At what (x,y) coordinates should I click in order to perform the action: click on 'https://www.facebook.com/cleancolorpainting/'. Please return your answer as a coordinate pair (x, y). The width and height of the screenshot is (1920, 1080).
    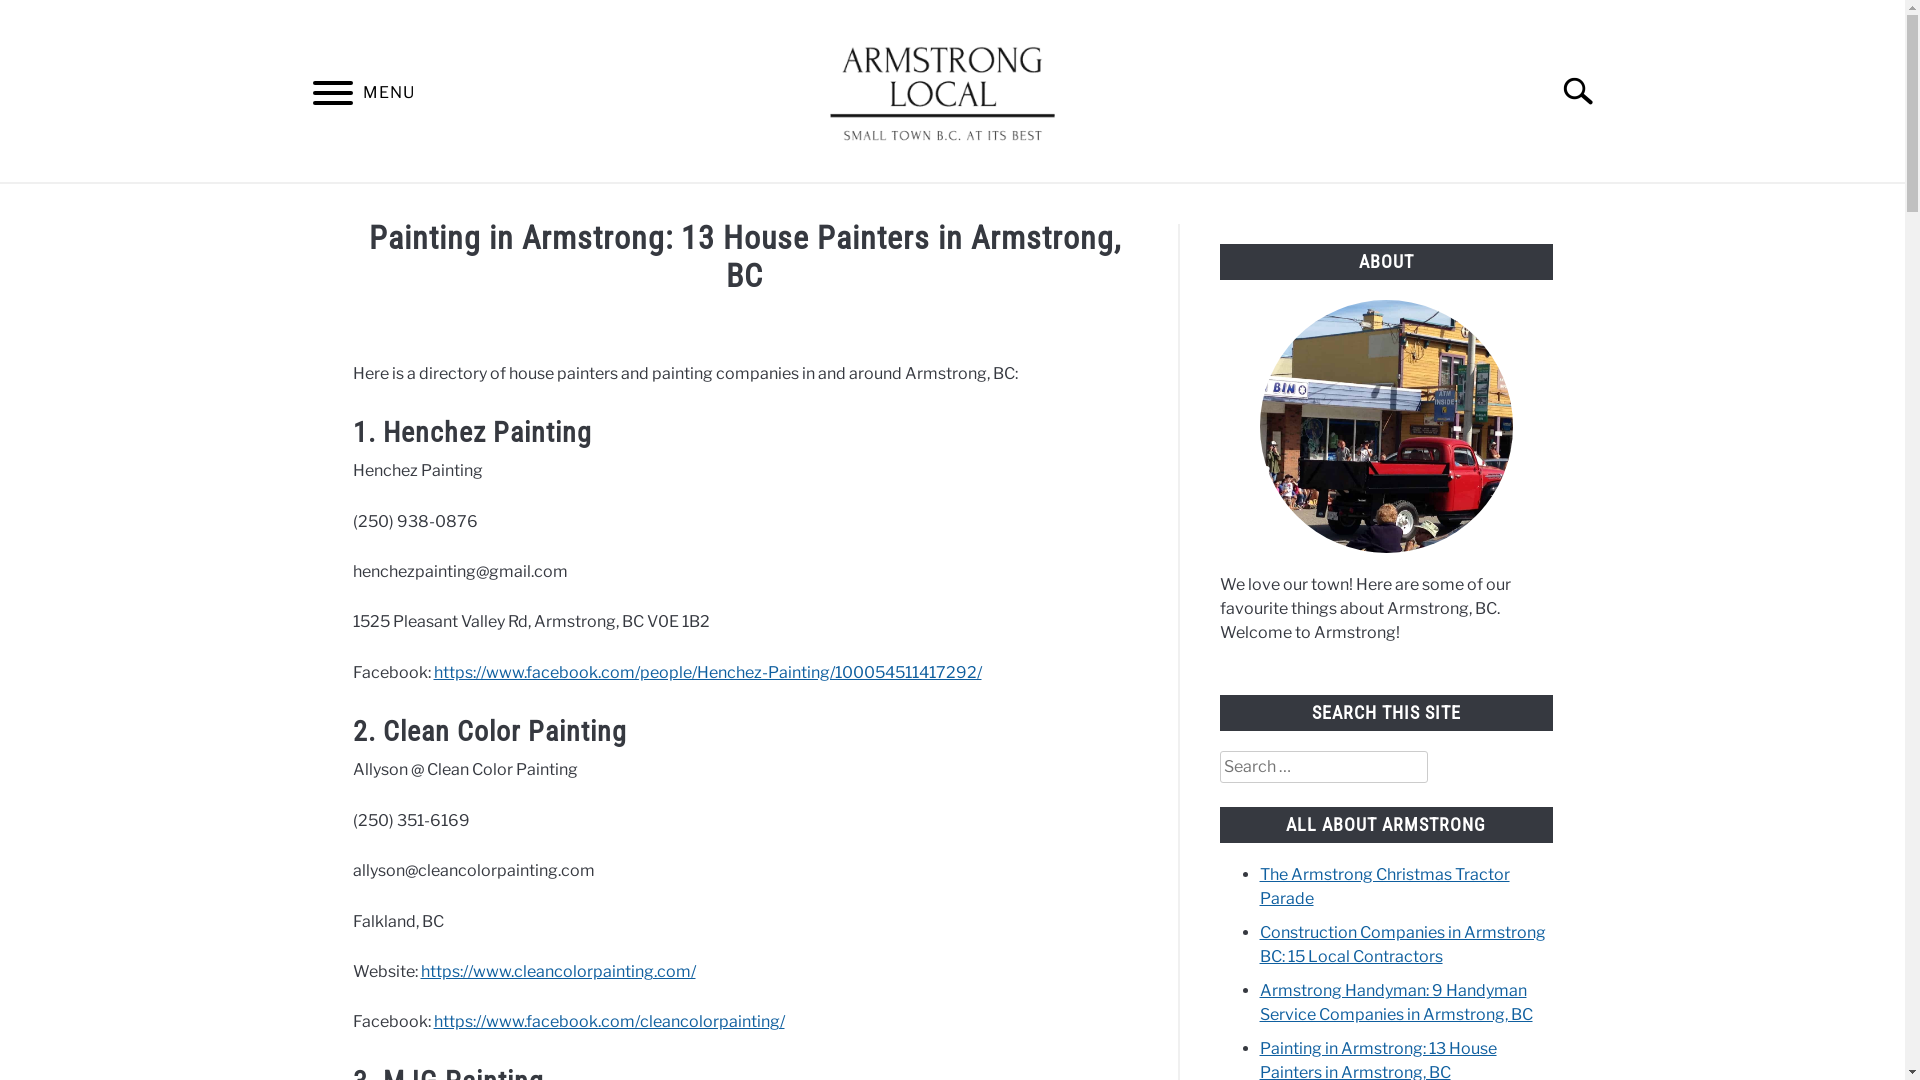
    Looking at the image, I should click on (608, 1021).